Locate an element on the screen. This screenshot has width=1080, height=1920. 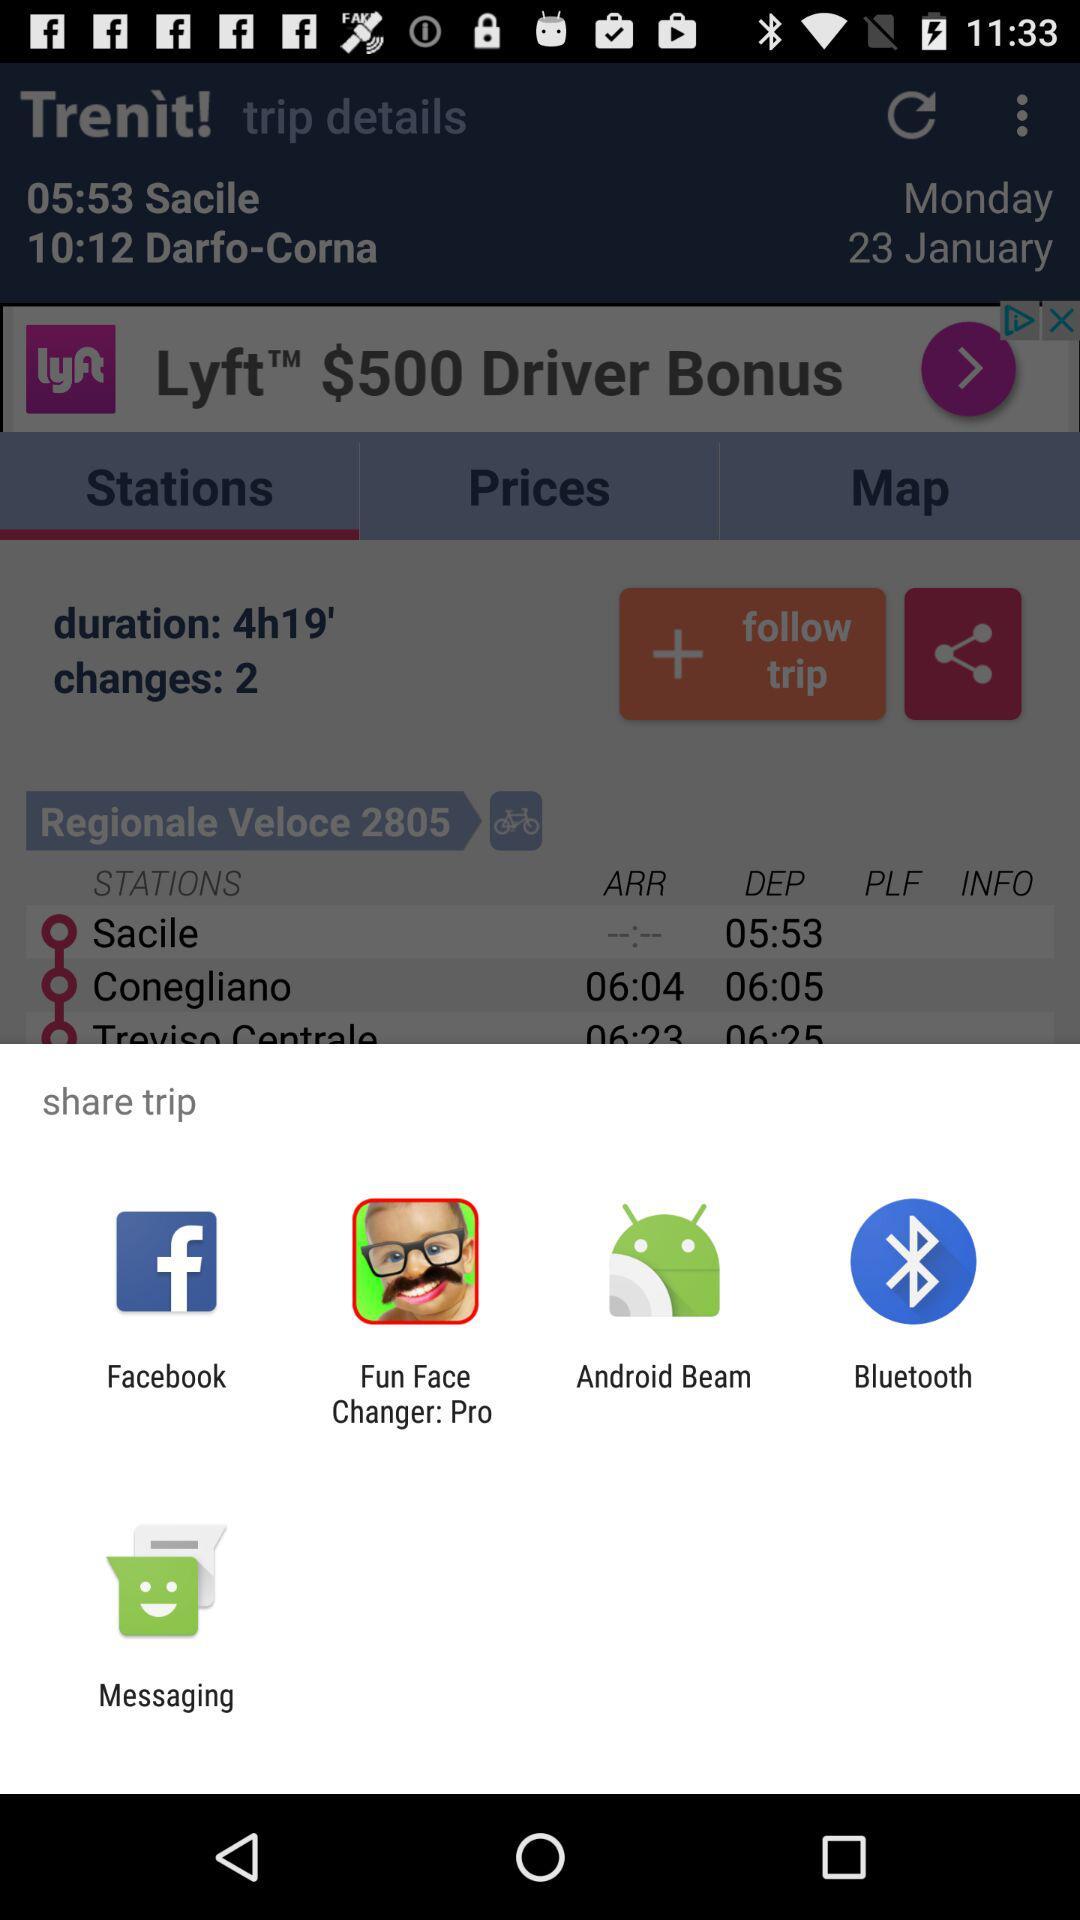
icon to the left of android beam is located at coordinates (414, 1392).